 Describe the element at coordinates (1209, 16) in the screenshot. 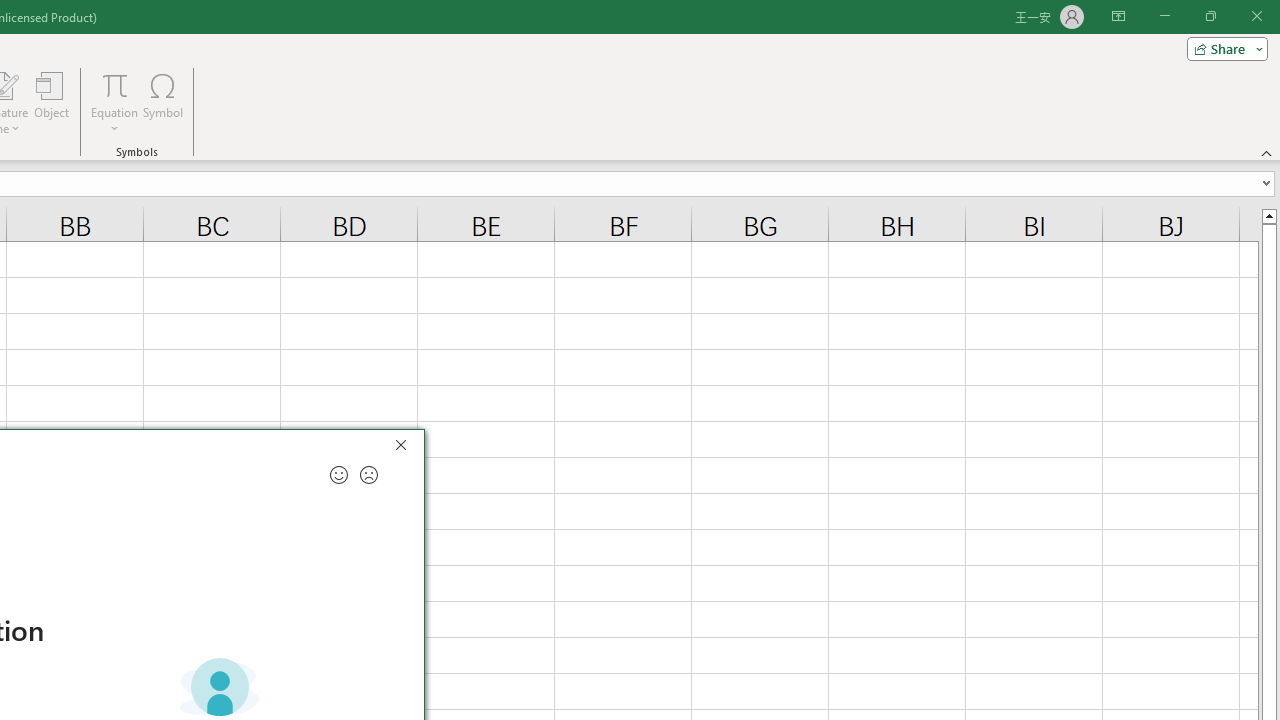

I see `'Restore Down'` at that location.